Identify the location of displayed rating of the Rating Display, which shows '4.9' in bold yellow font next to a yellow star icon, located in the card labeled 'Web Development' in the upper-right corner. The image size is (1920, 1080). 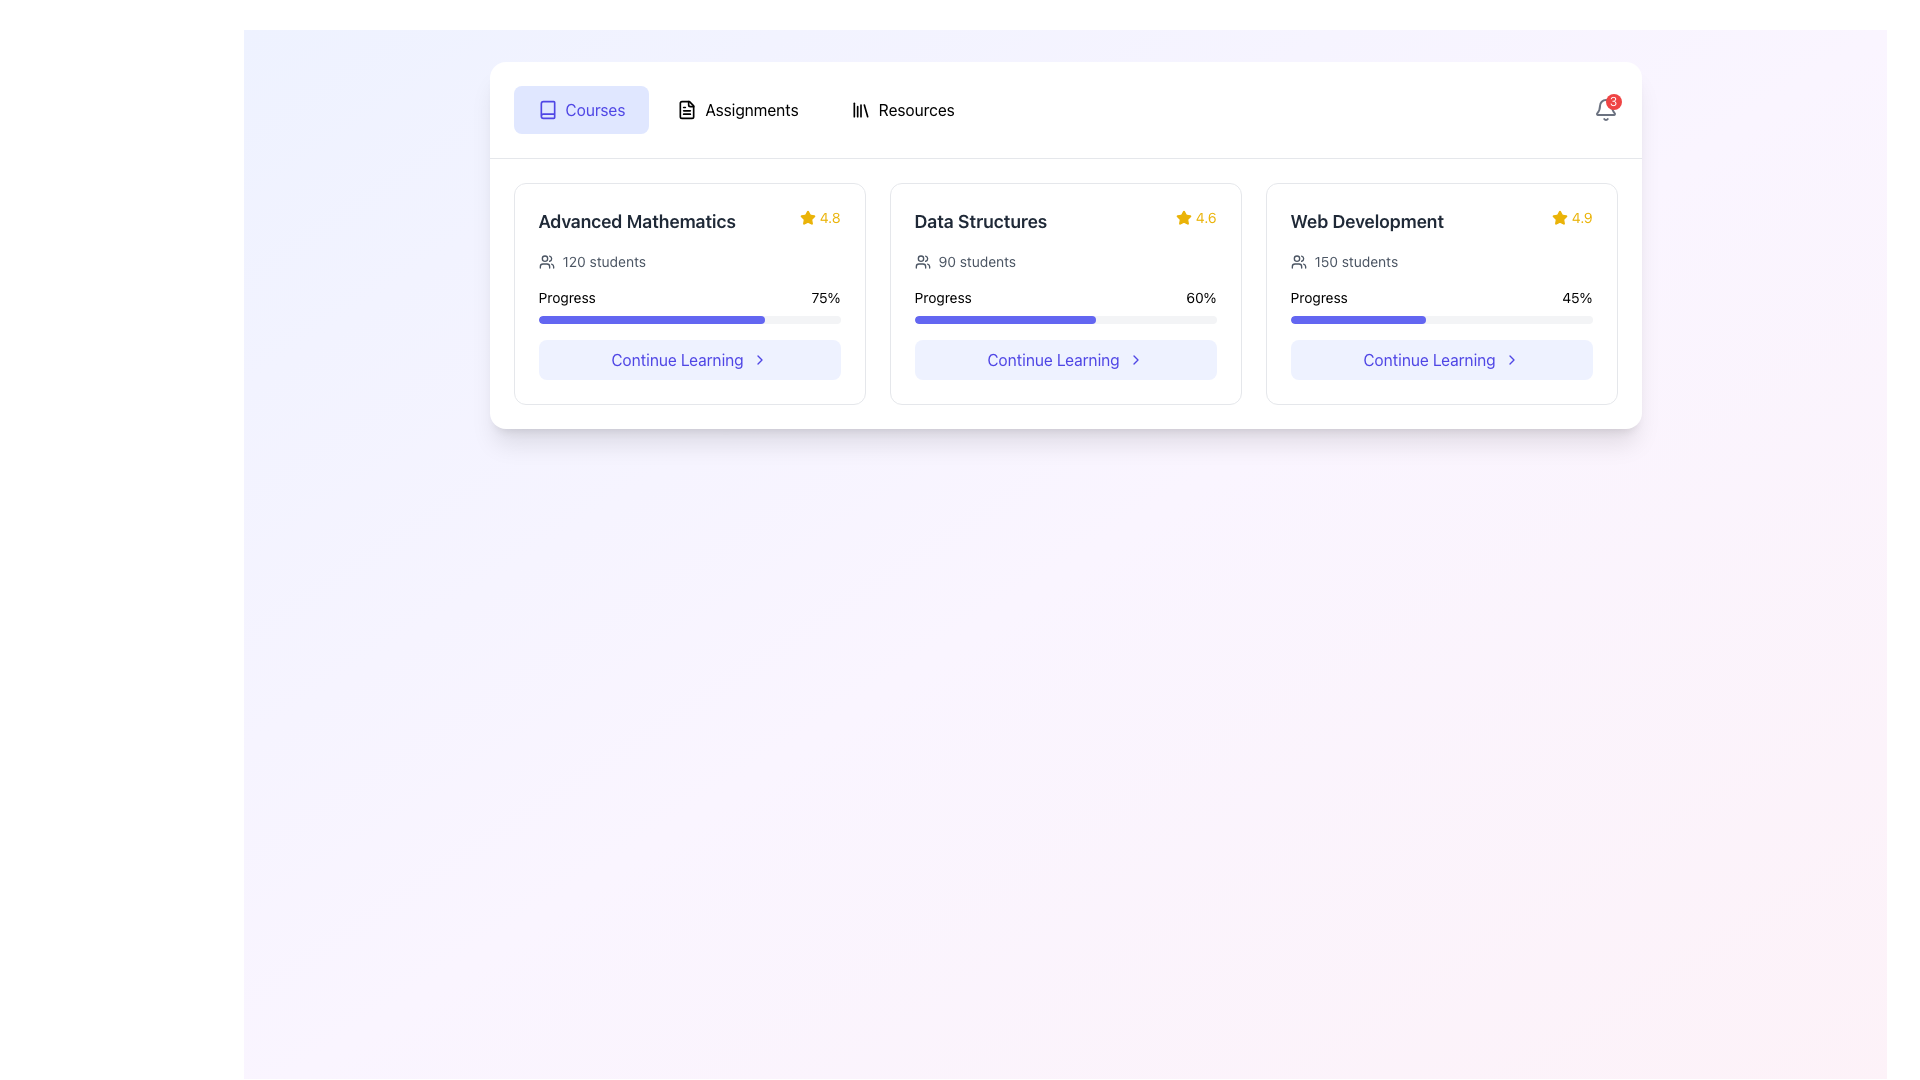
(1571, 218).